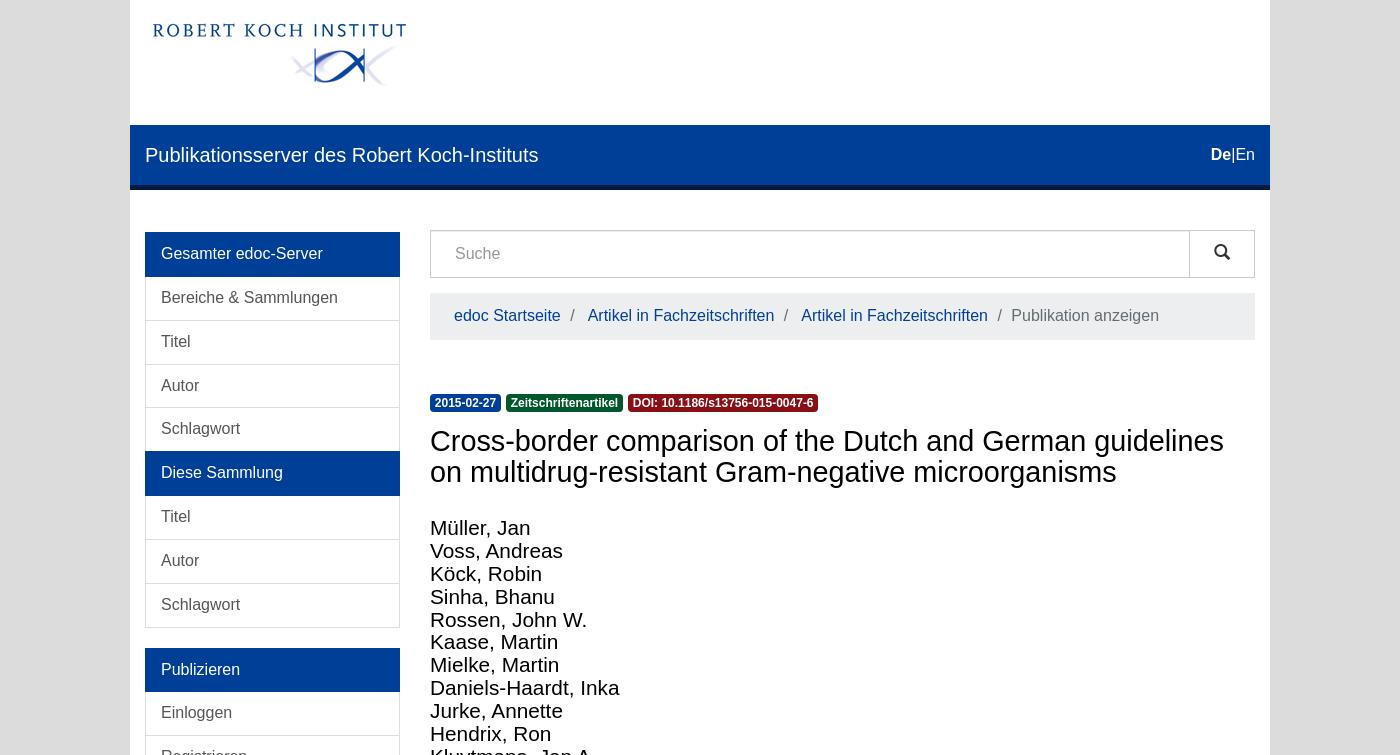 This screenshot has width=1400, height=755. What do you see at coordinates (485, 571) in the screenshot?
I see `'Köck, Robin'` at bounding box center [485, 571].